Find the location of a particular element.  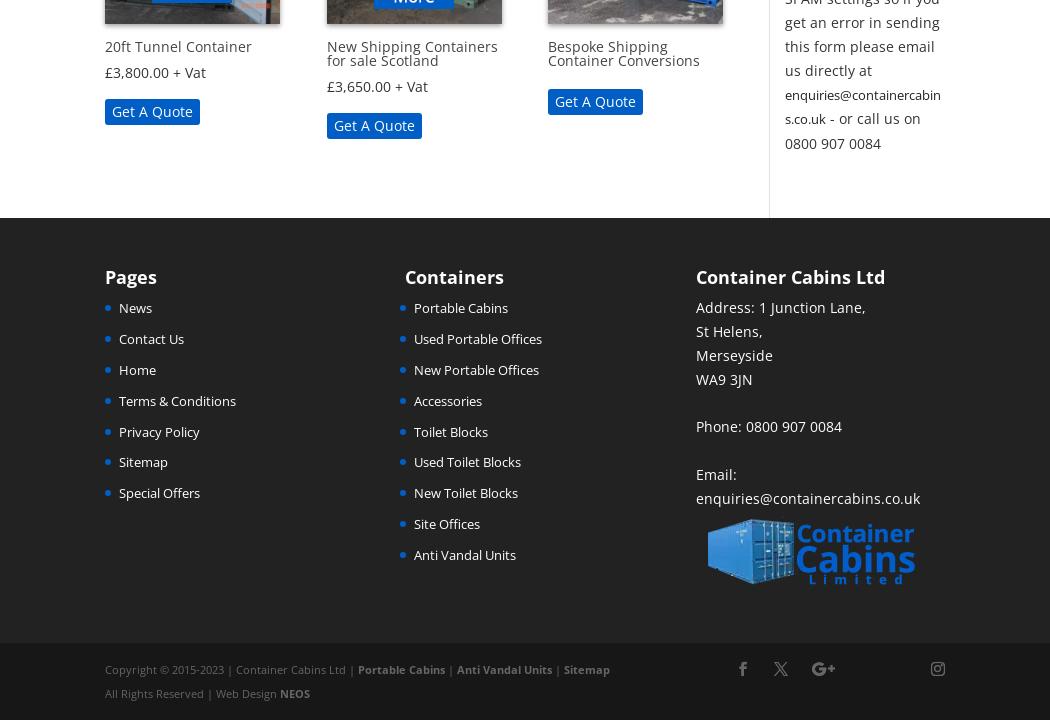

'Container Cabins Ltd' is located at coordinates (788, 275).